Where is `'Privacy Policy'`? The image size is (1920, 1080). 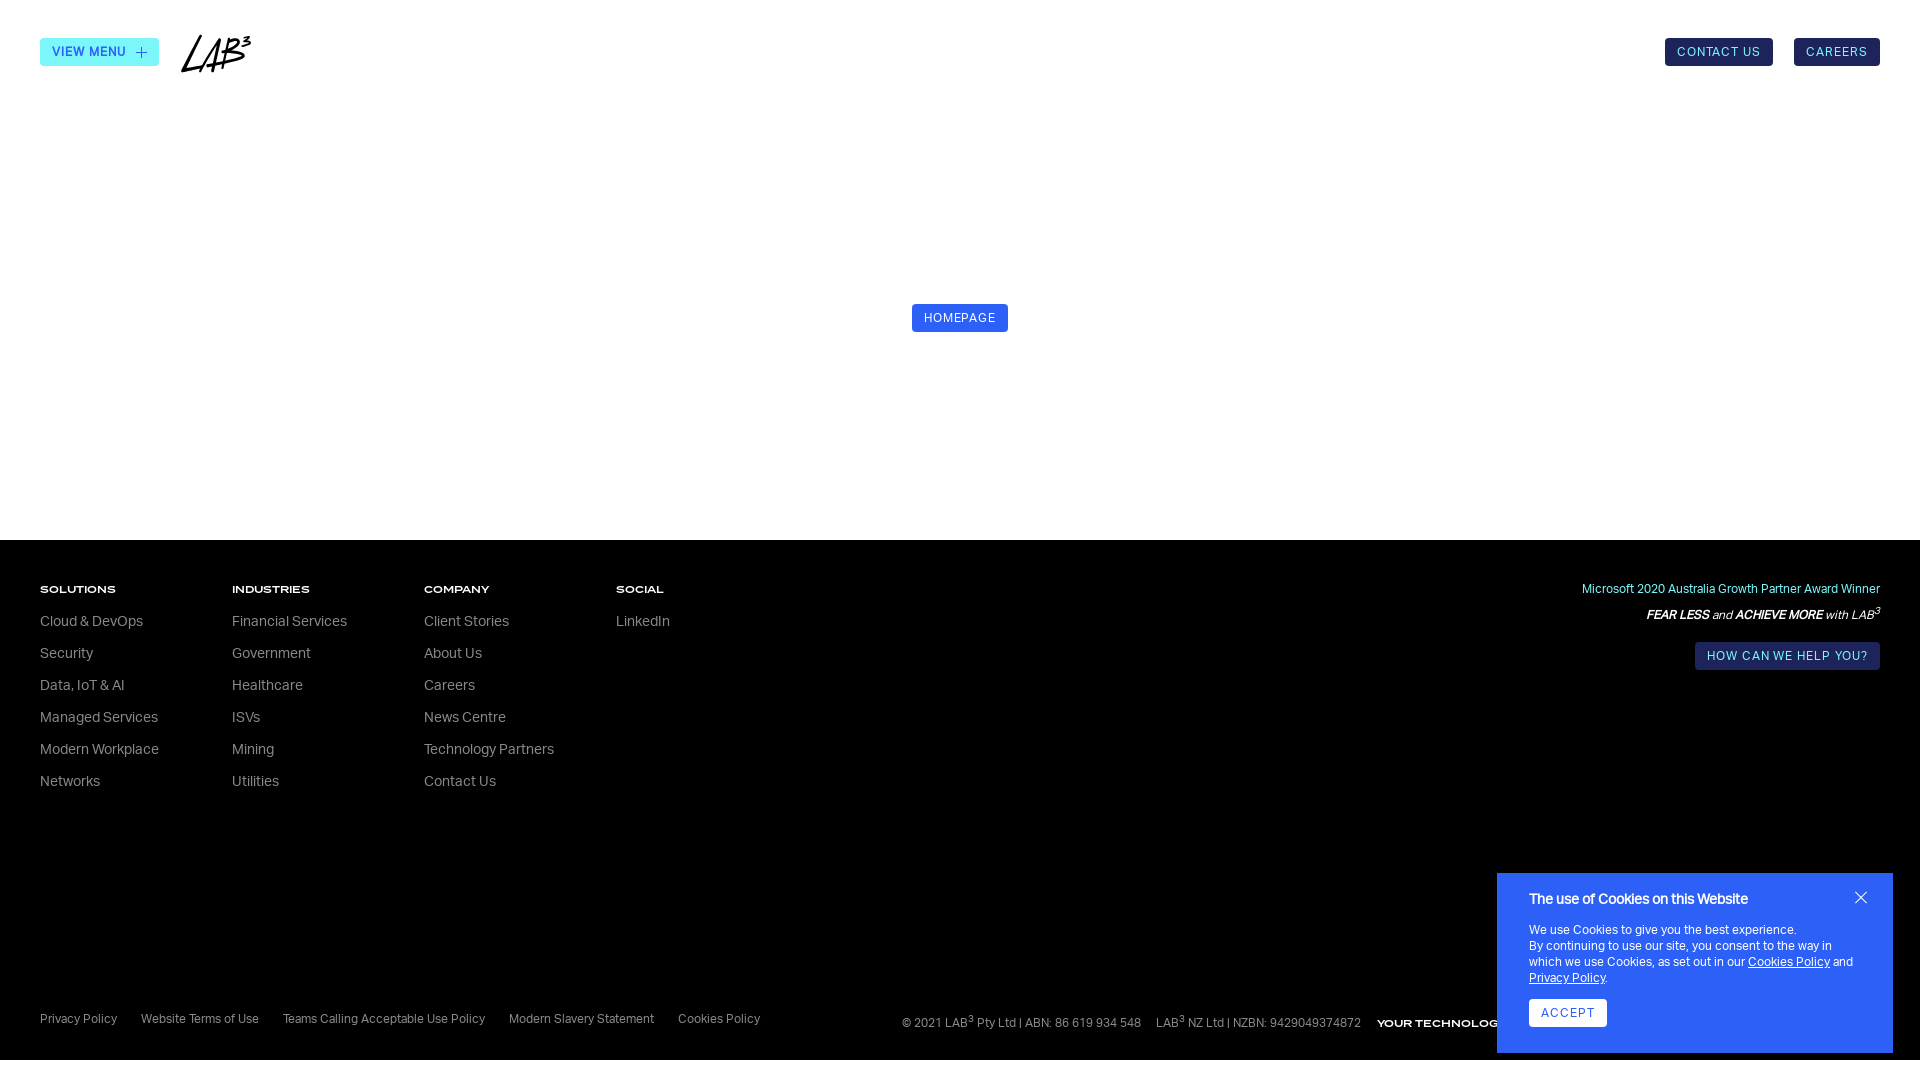 'Privacy Policy' is located at coordinates (1565, 977).